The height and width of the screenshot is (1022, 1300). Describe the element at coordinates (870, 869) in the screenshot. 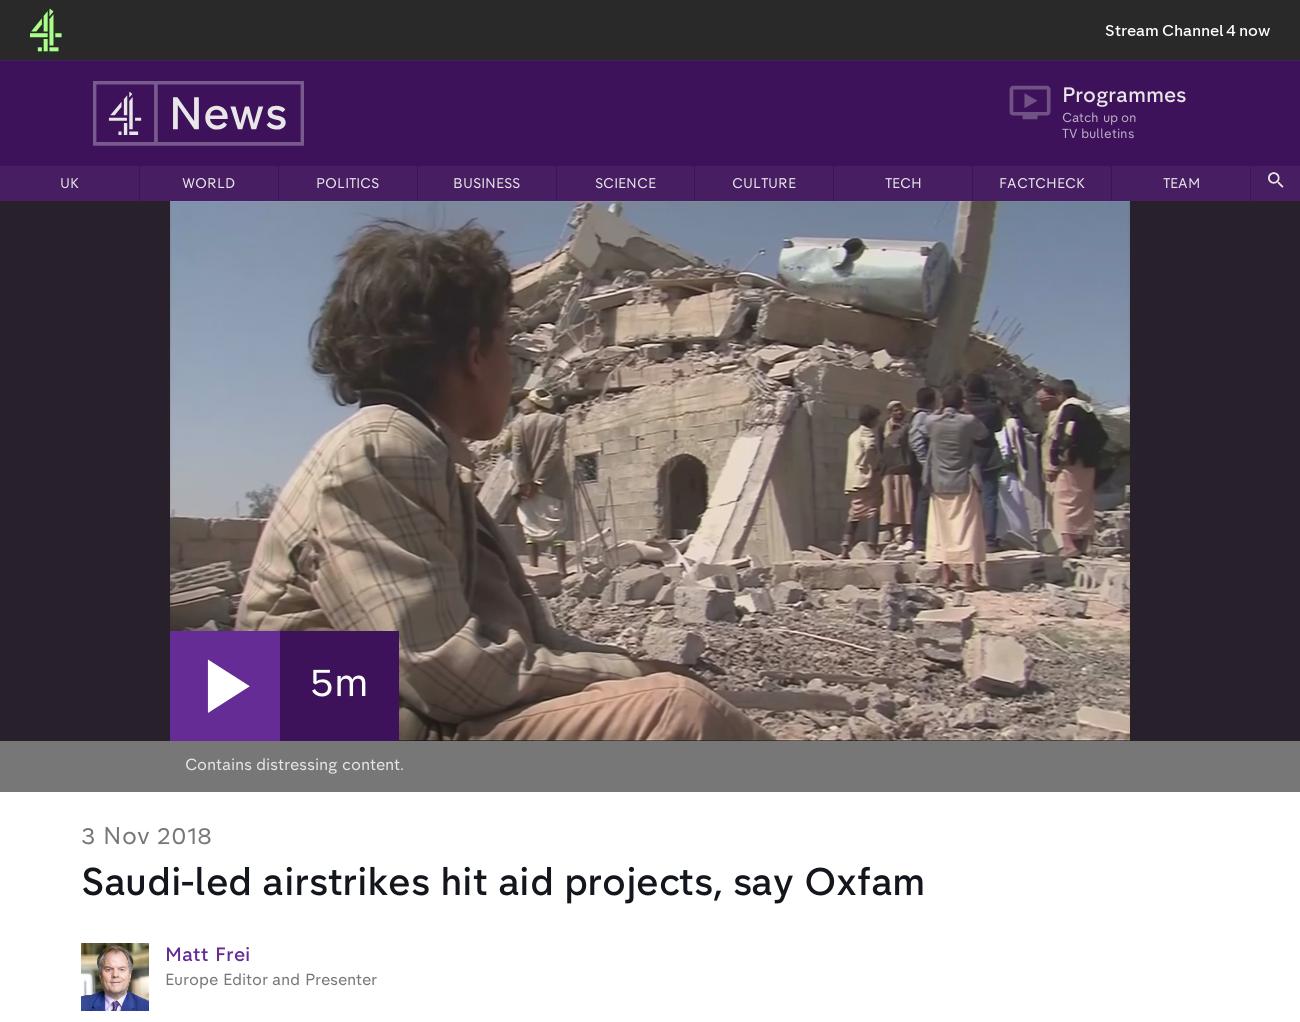

I see `'Annual Report'` at that location.